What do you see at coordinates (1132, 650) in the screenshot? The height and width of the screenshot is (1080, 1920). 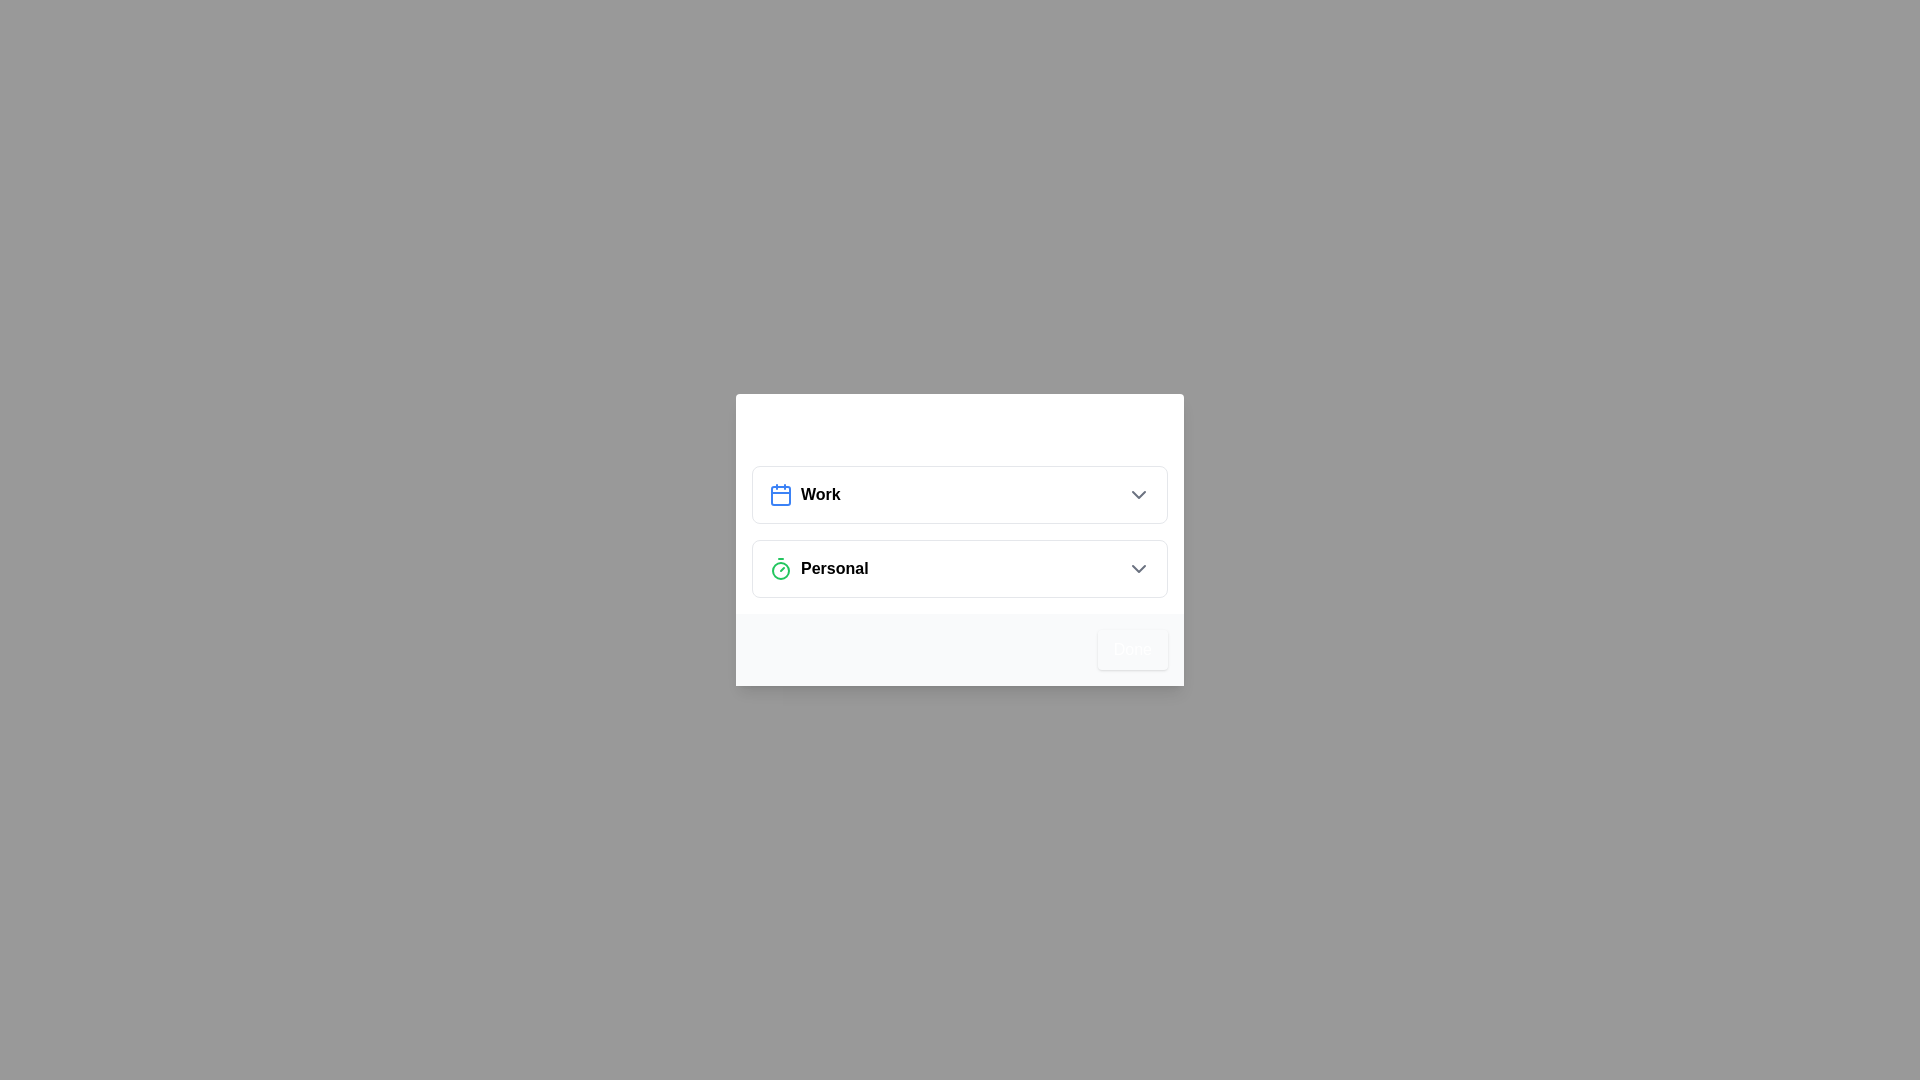 I see `'Done' button to confirm the selection` at bounding box center [1132, 650].